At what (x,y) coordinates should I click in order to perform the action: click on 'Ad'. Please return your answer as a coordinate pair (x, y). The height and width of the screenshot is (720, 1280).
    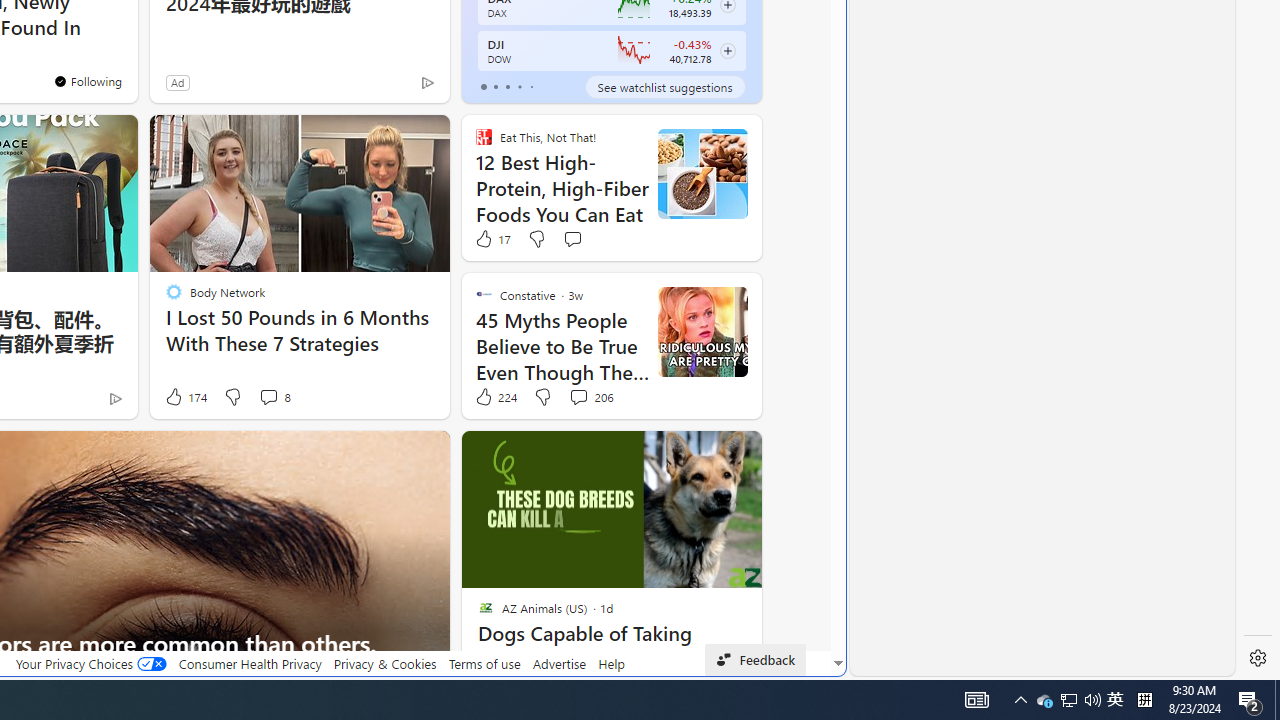
    Looking at the image, I should click on (177, 81).